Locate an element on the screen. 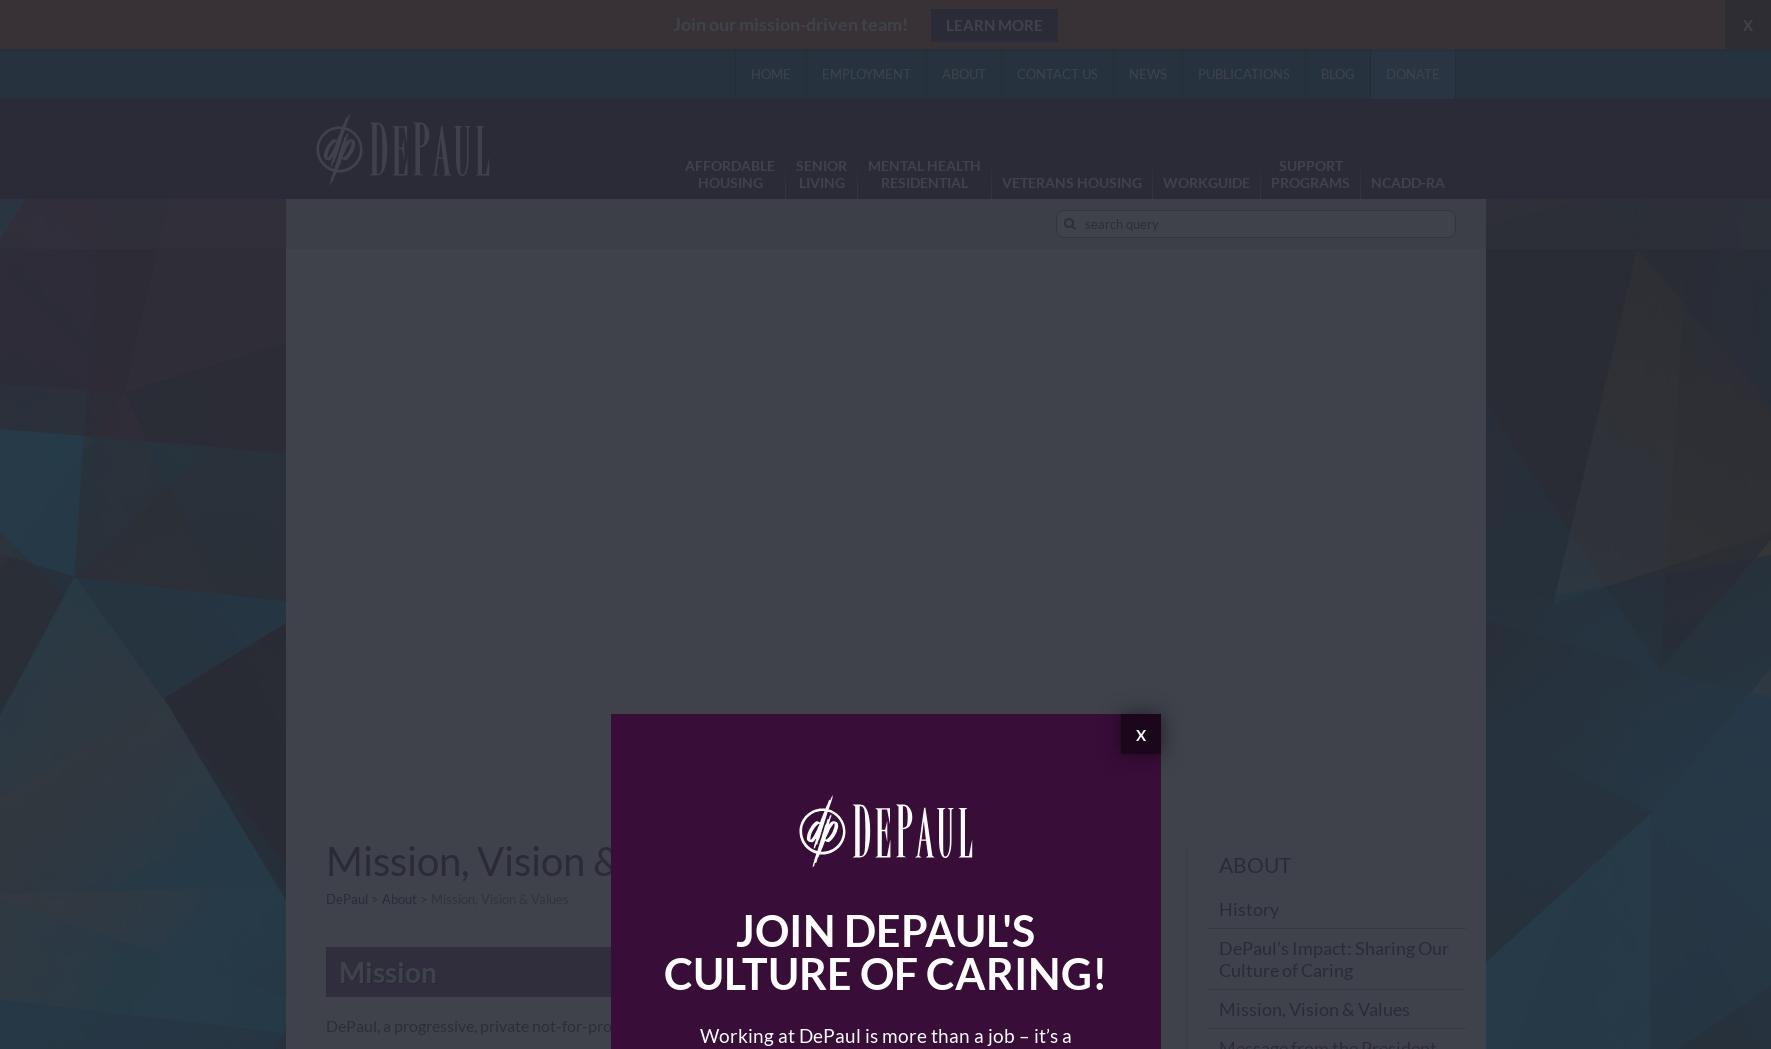 This screenshot has height=1049, width=1771. 'DePaul' is located at coordinates (345, 897).